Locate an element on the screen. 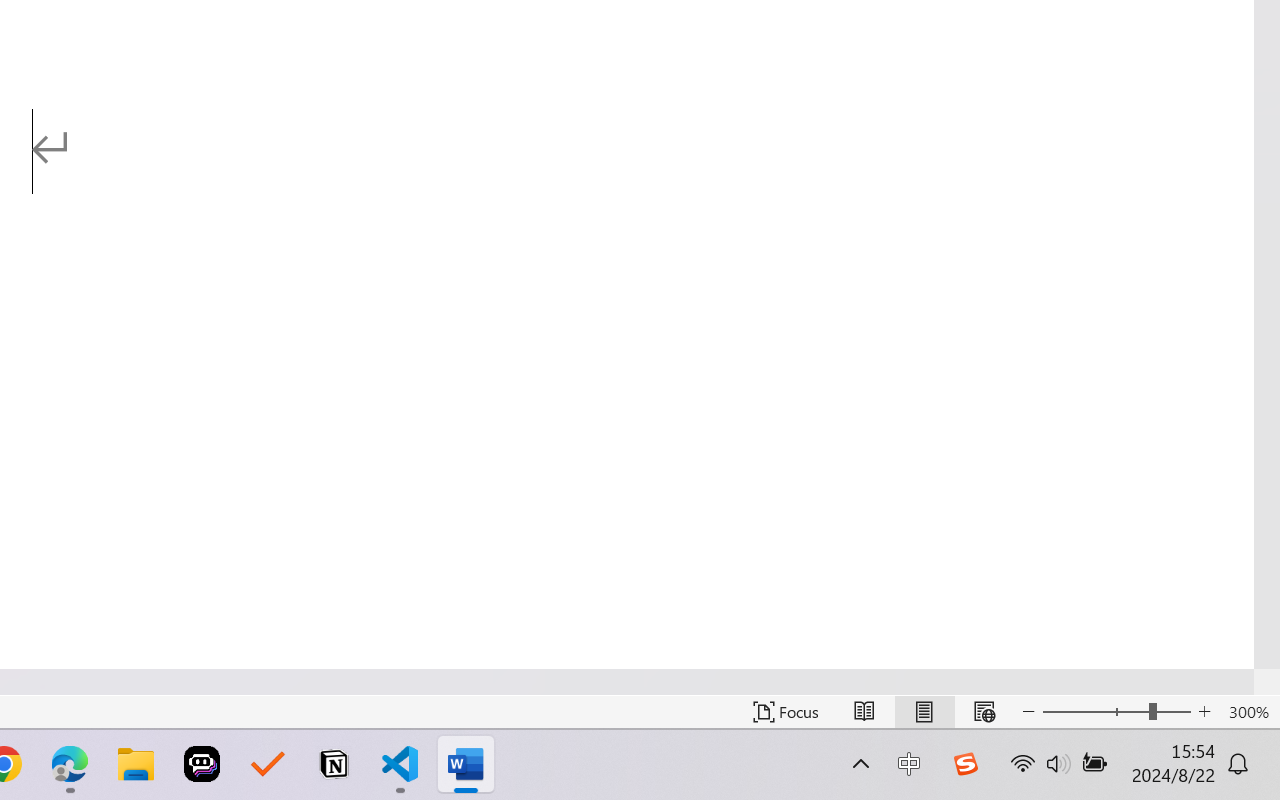 This screenshot has height=800, width=1280. 'Class: Image' is located at coordinates (965, 764).